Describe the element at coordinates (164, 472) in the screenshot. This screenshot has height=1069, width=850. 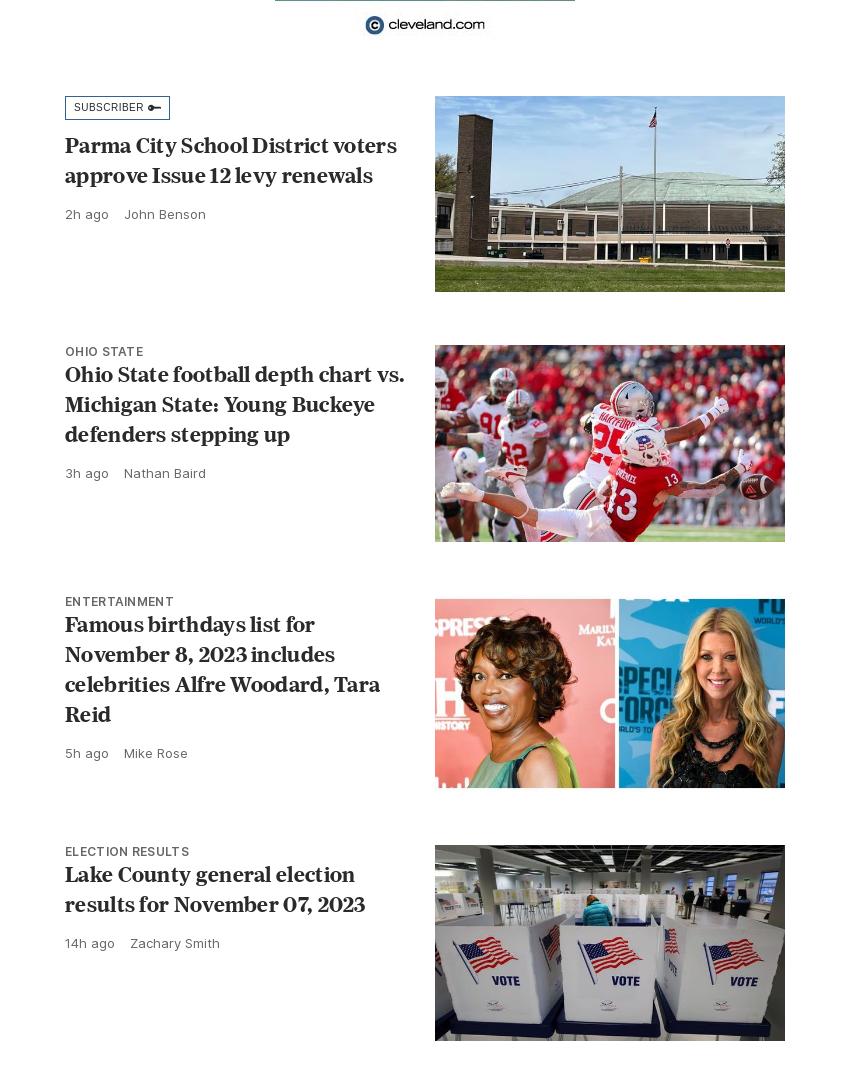
I see `'Nathan Baird'` at that location.